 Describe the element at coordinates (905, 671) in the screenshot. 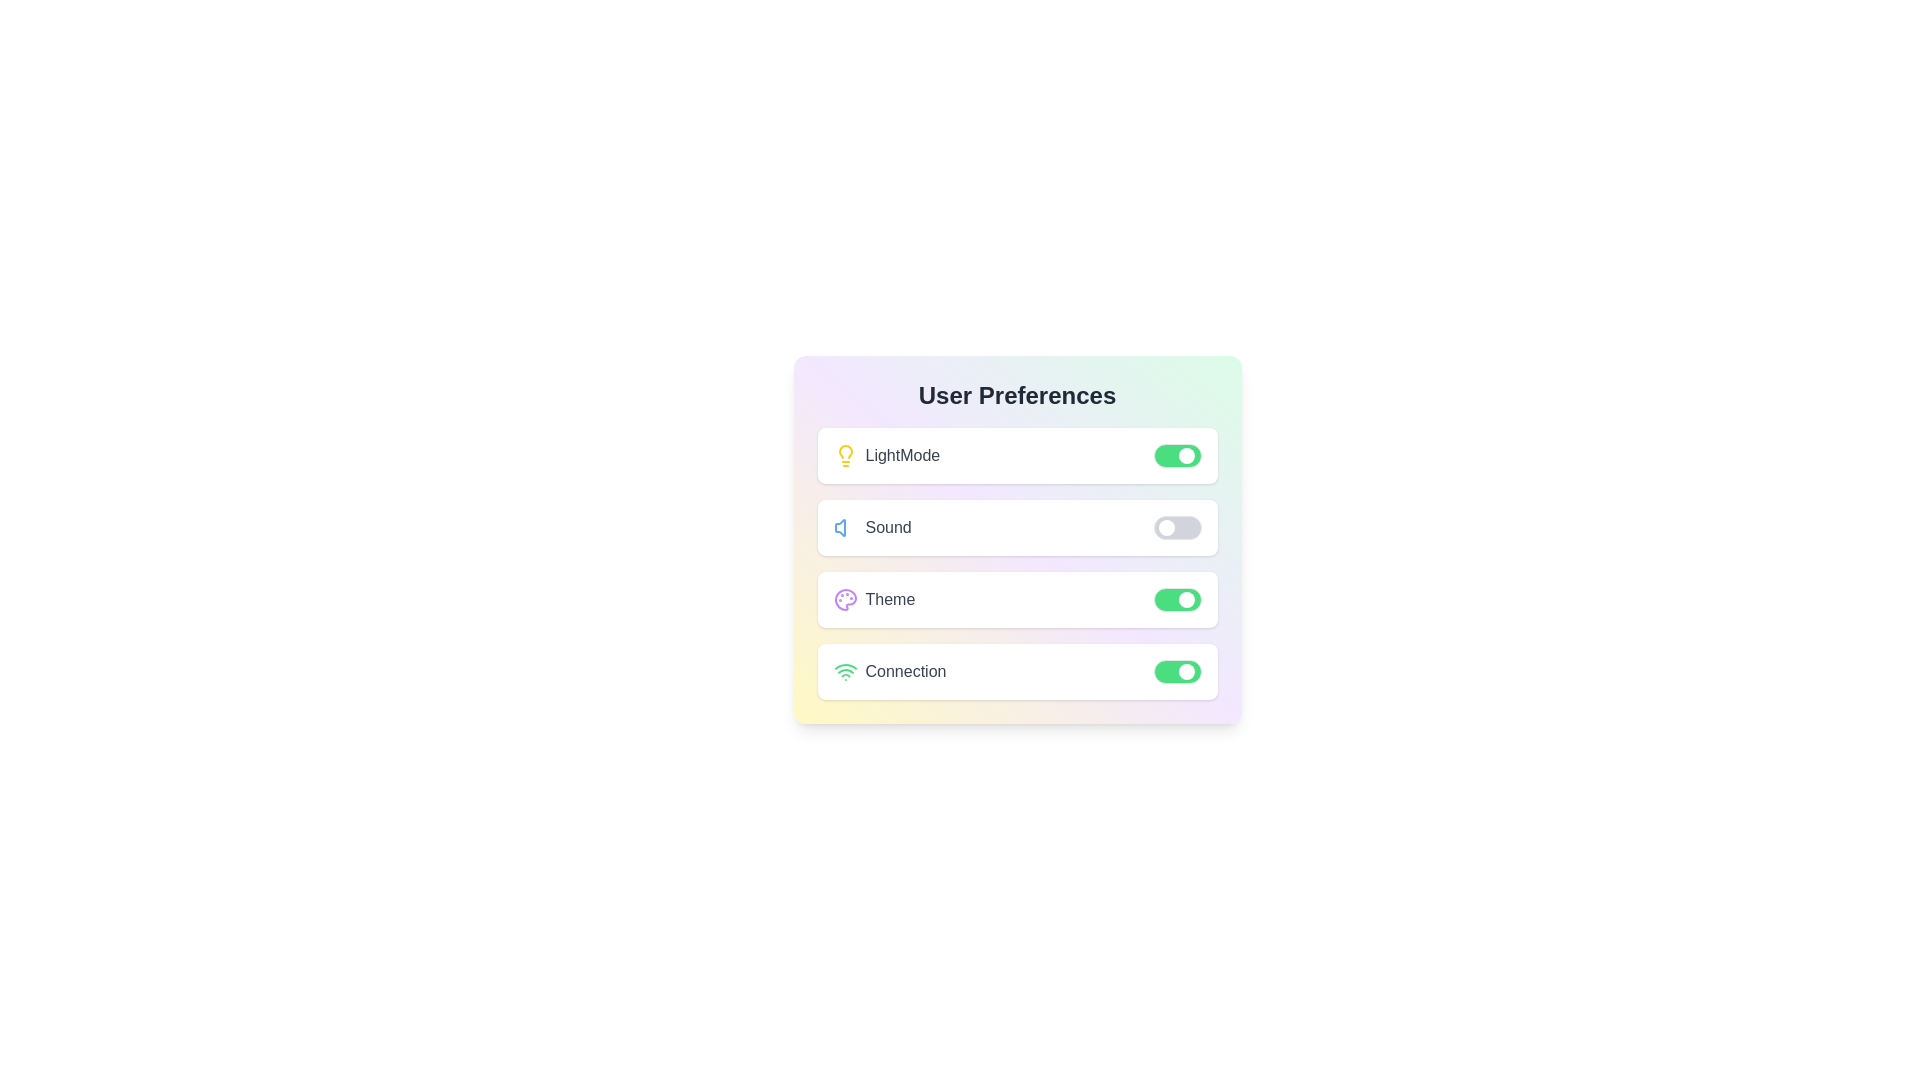

I see `the text label displaying 'Connection' in a gray font, located on the fourth line of options in the 'User Preferences' interface, next to a WiFi icon and a toggle switch` at that location.